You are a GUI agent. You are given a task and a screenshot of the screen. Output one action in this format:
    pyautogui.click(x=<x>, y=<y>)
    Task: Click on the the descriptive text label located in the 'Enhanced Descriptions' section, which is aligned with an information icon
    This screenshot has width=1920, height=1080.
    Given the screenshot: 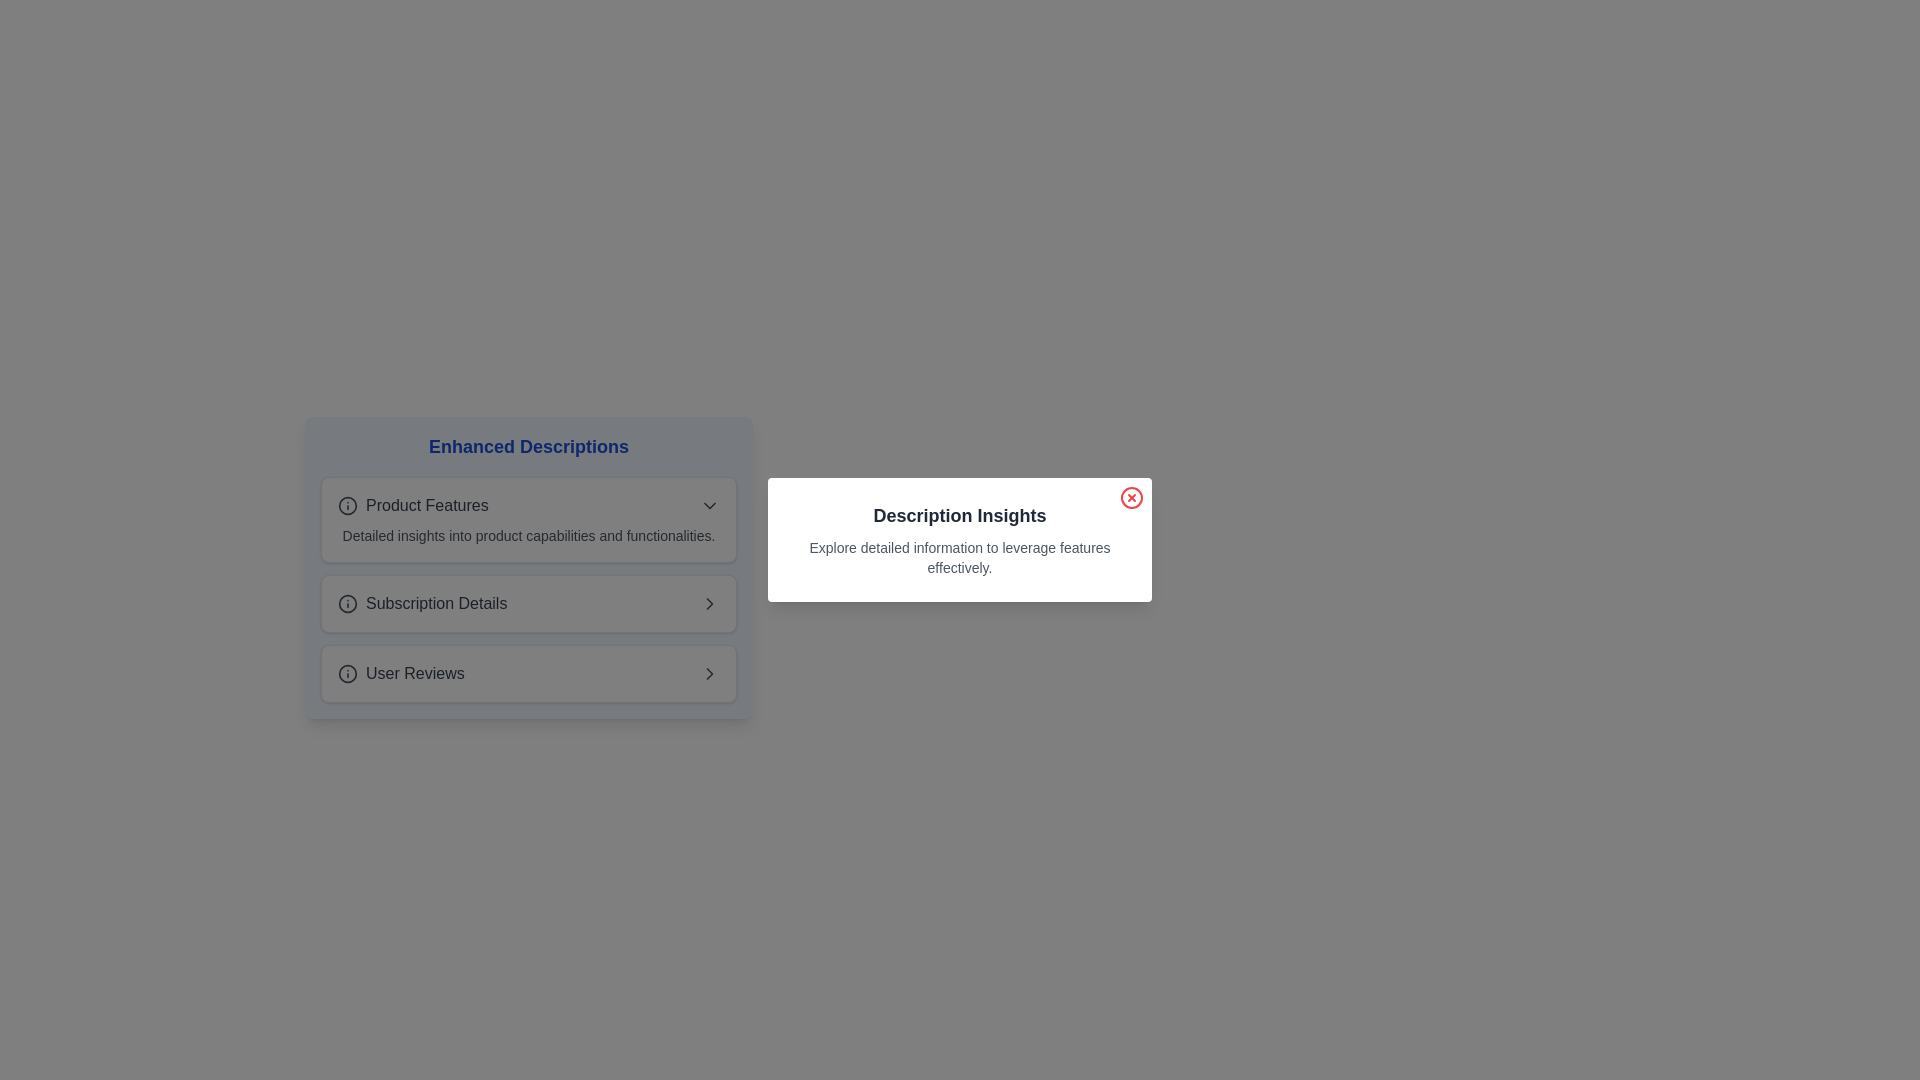 What is the action you would take?
    pyautogui.click(x=426, y=504)
    